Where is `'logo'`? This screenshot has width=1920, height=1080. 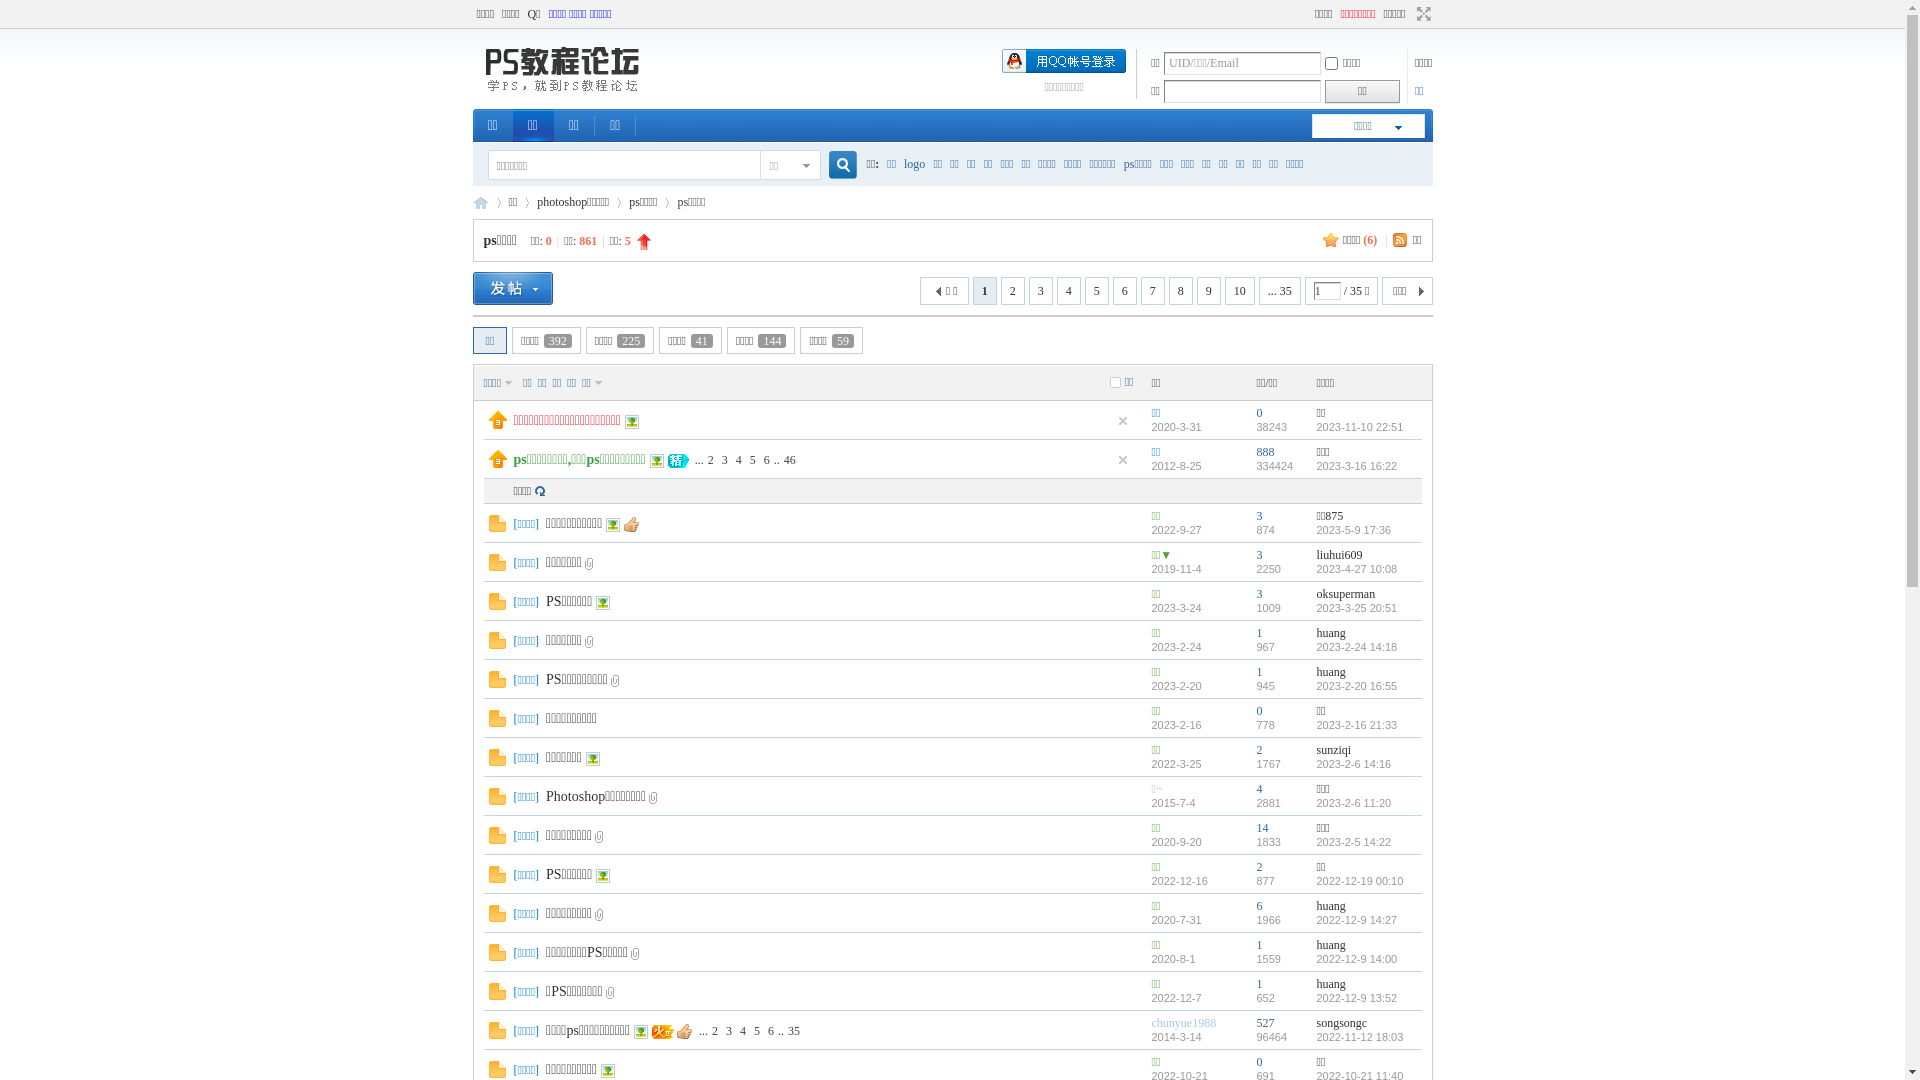 'logo' is located at coordinates (913, 163).